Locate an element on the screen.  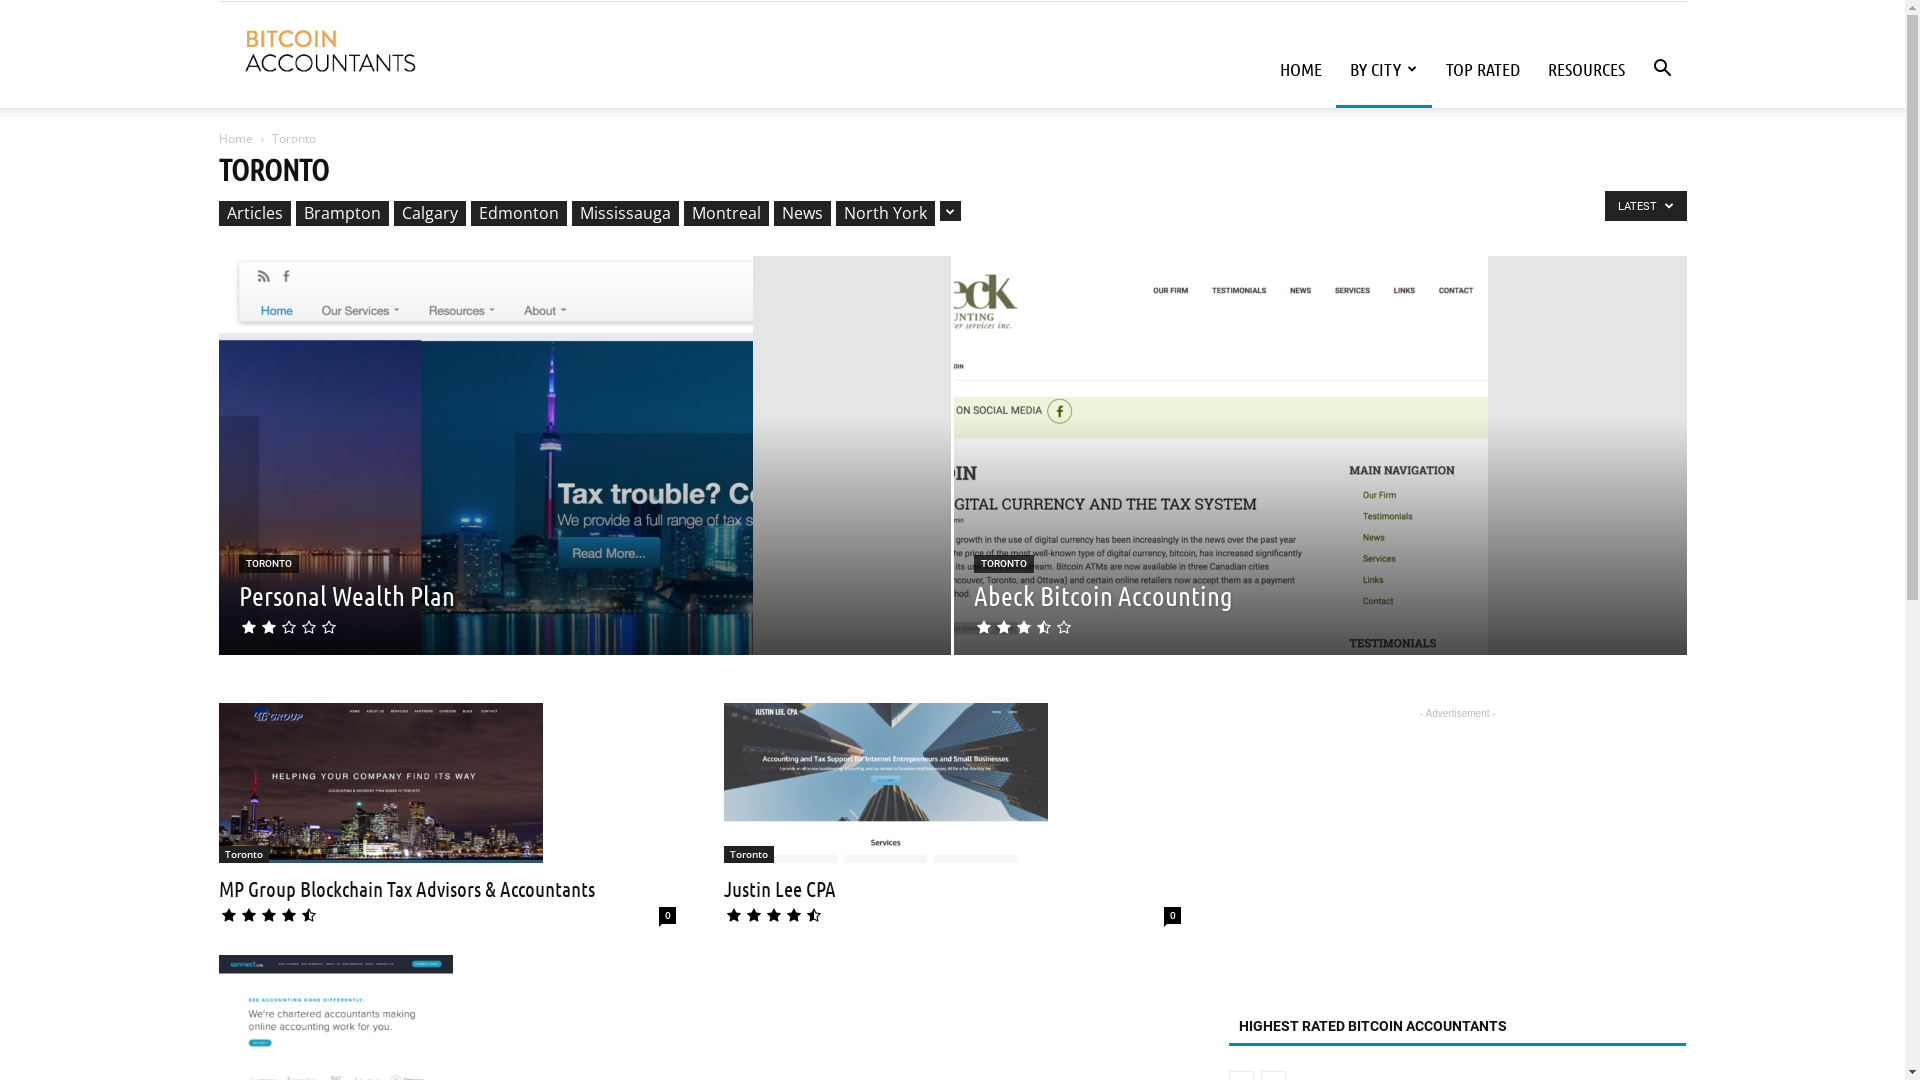
'Mississauga' is located at coordinates (570, 213).